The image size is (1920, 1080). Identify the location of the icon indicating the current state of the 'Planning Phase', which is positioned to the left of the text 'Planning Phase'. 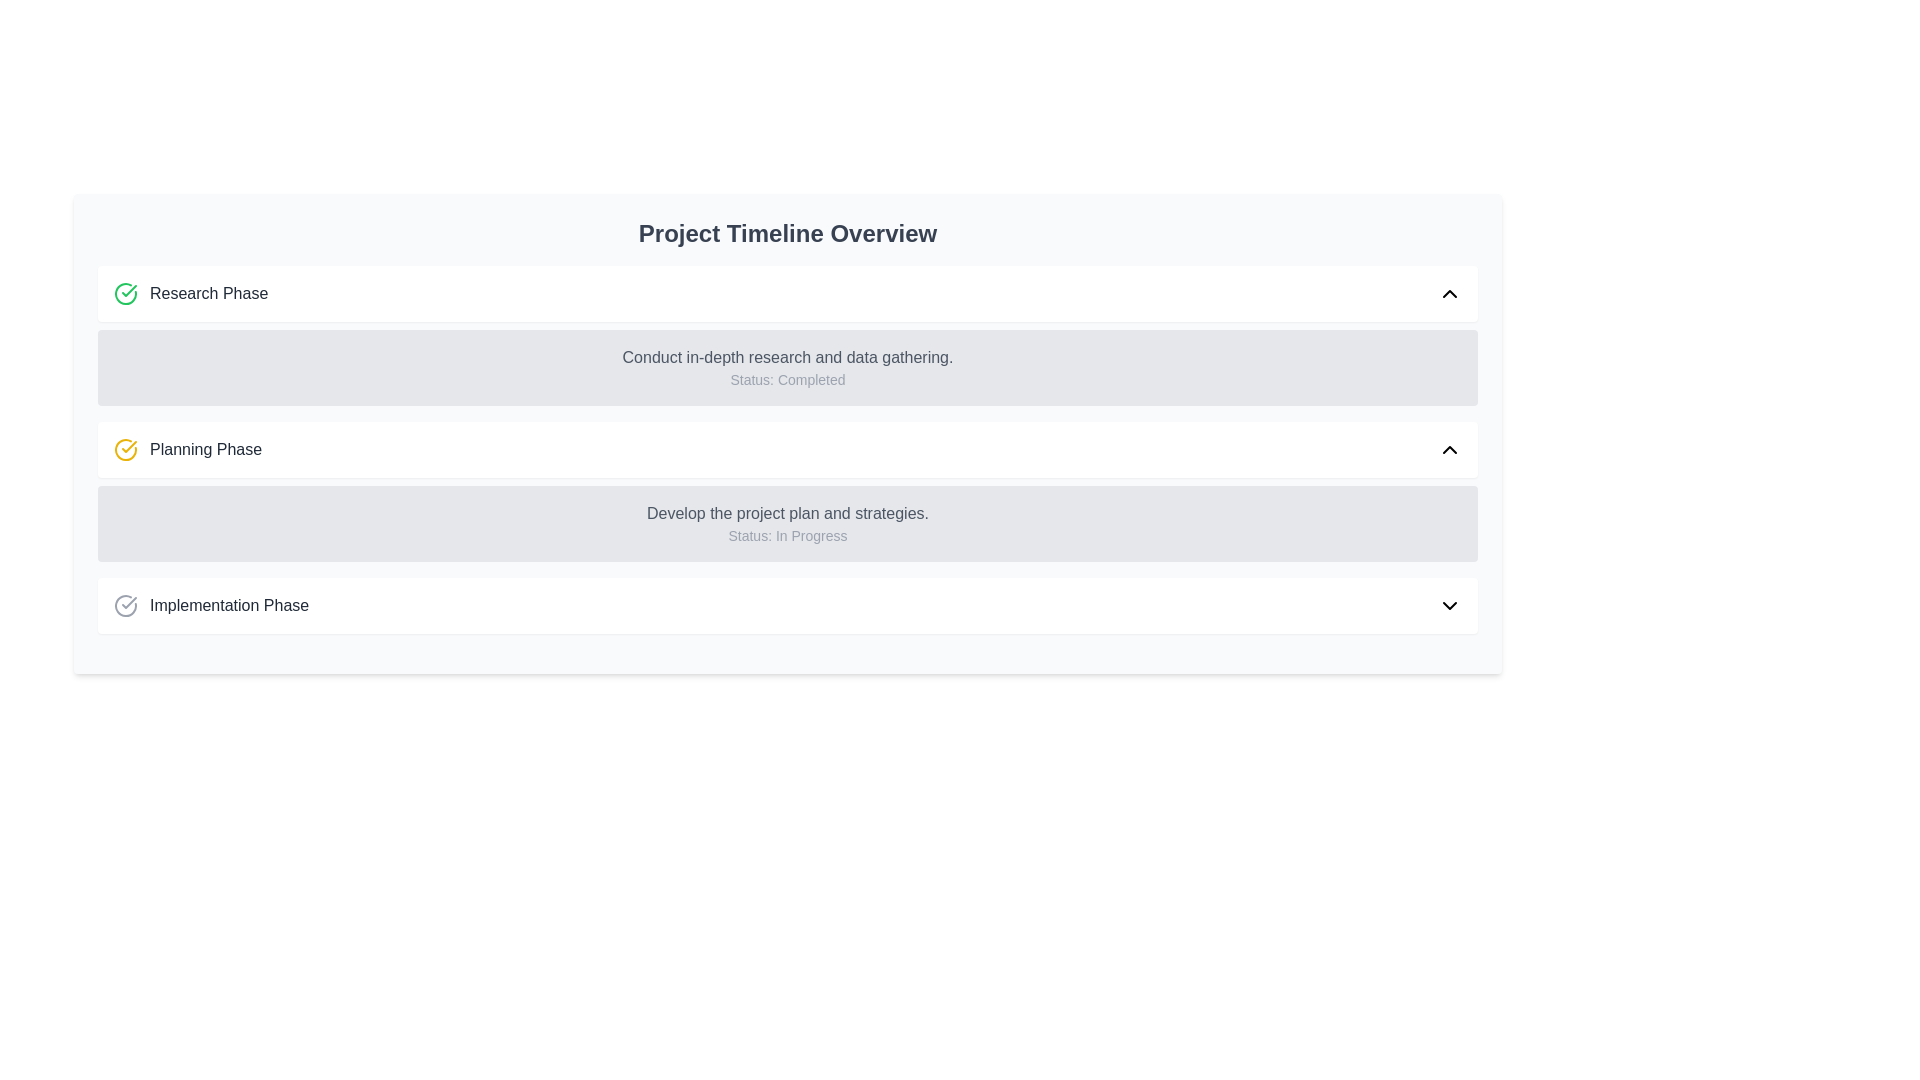
(124, 450).